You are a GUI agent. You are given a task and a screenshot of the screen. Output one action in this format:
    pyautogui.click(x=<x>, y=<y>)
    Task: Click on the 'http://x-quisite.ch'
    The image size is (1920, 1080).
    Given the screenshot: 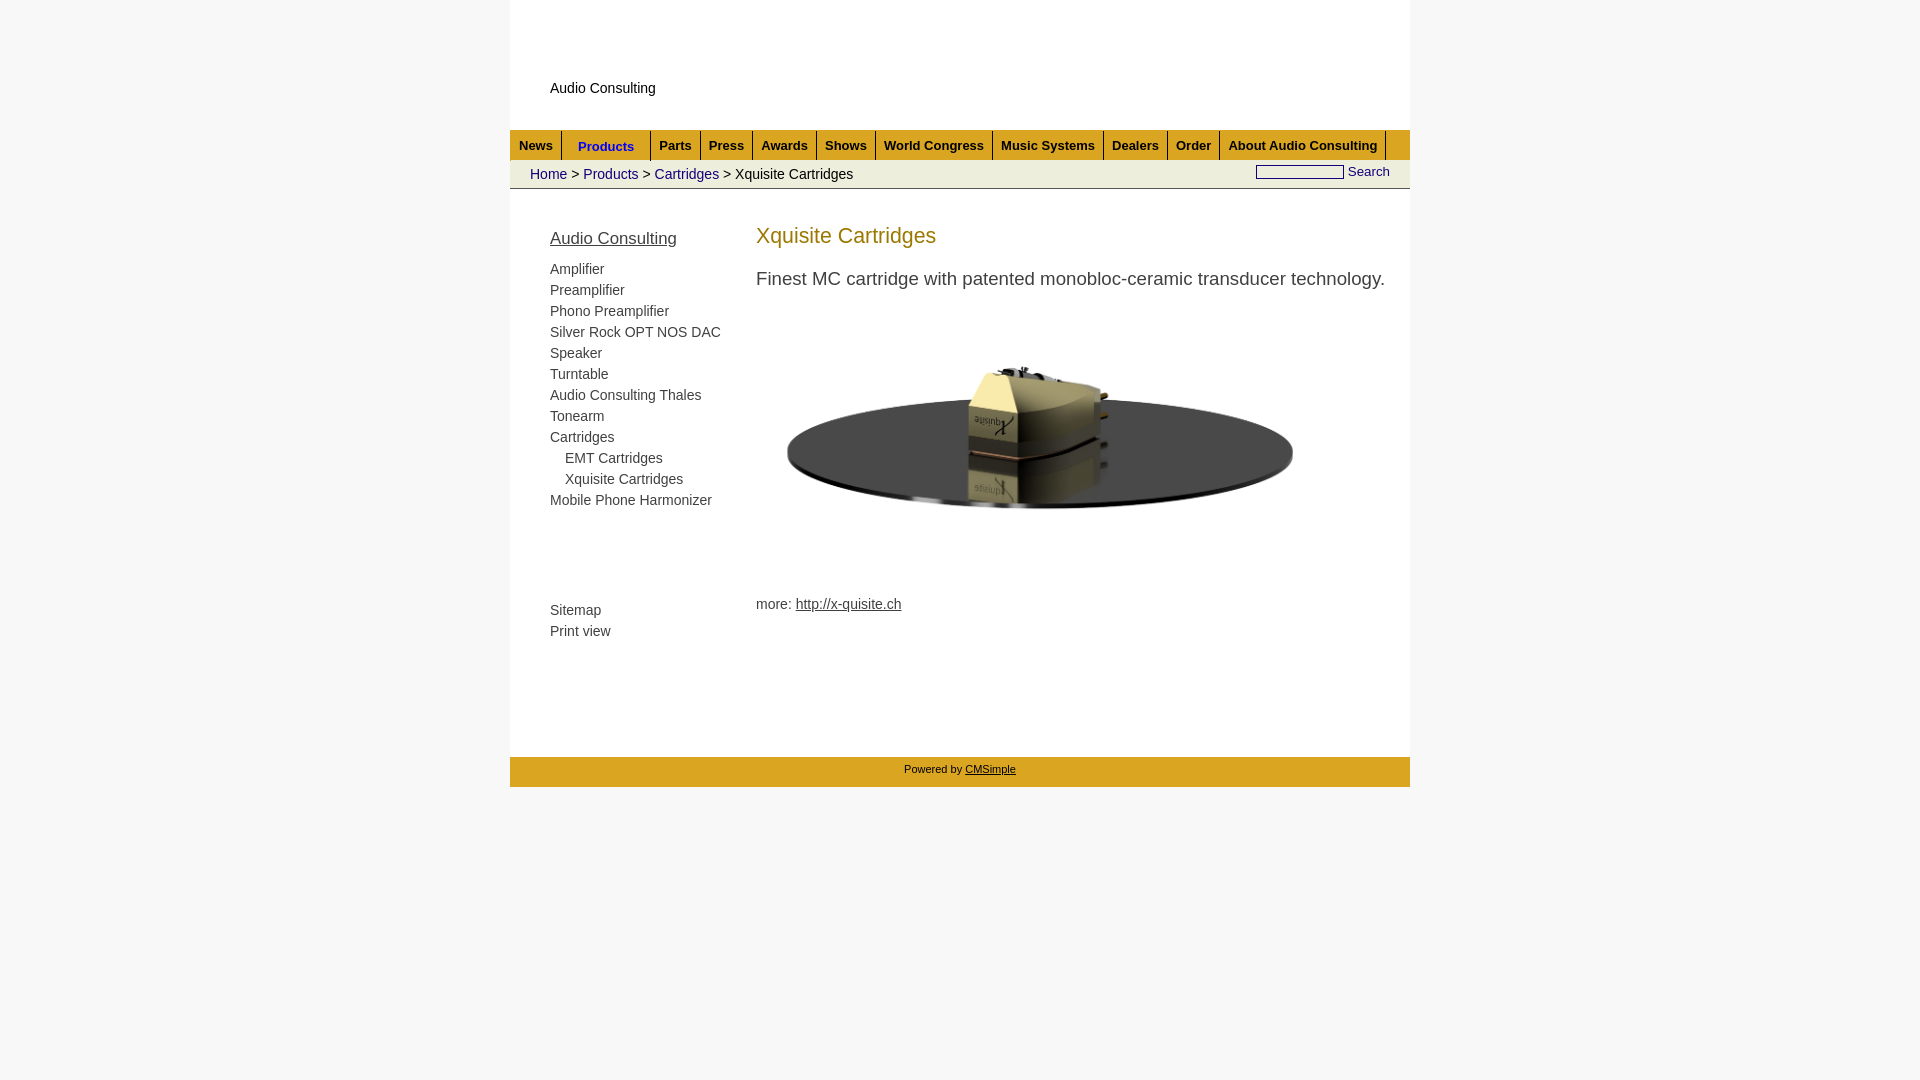 What is the action you would take?
    pyautogui.click(x=849, y=603)
    